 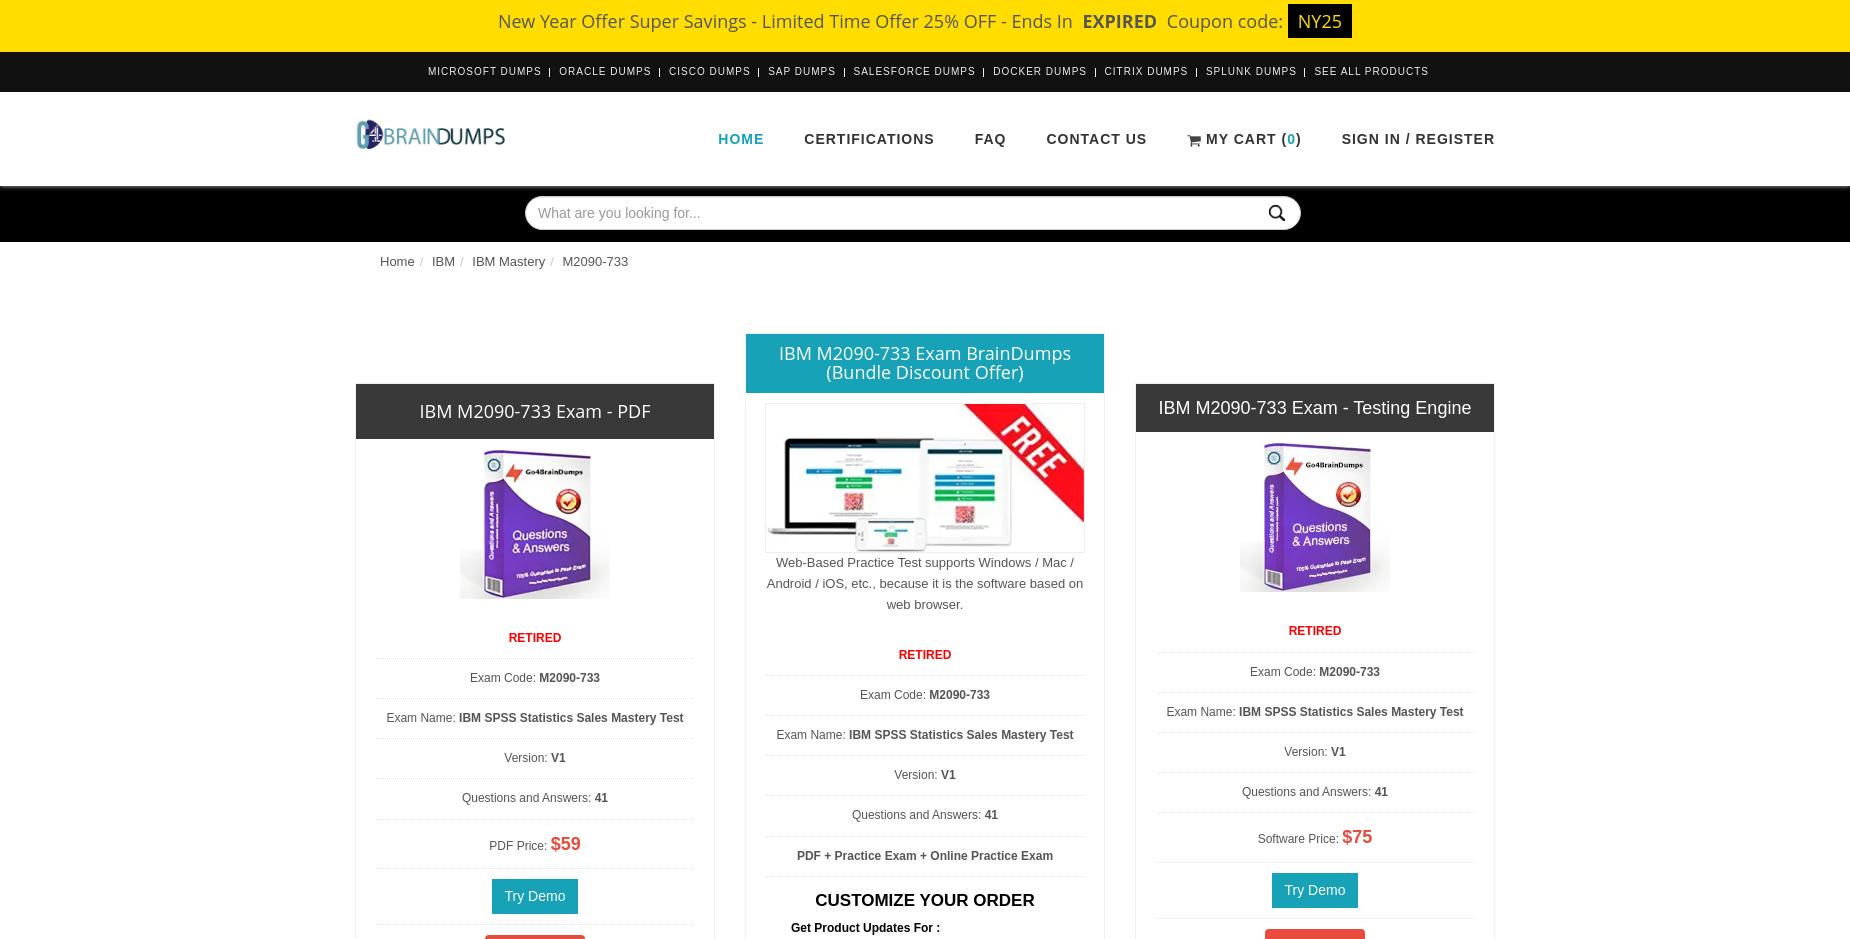 What do you see at coordinates (1118, 21) in the screenshot?
I see `'EXPIRED'` at bounding box center [1118, 21].